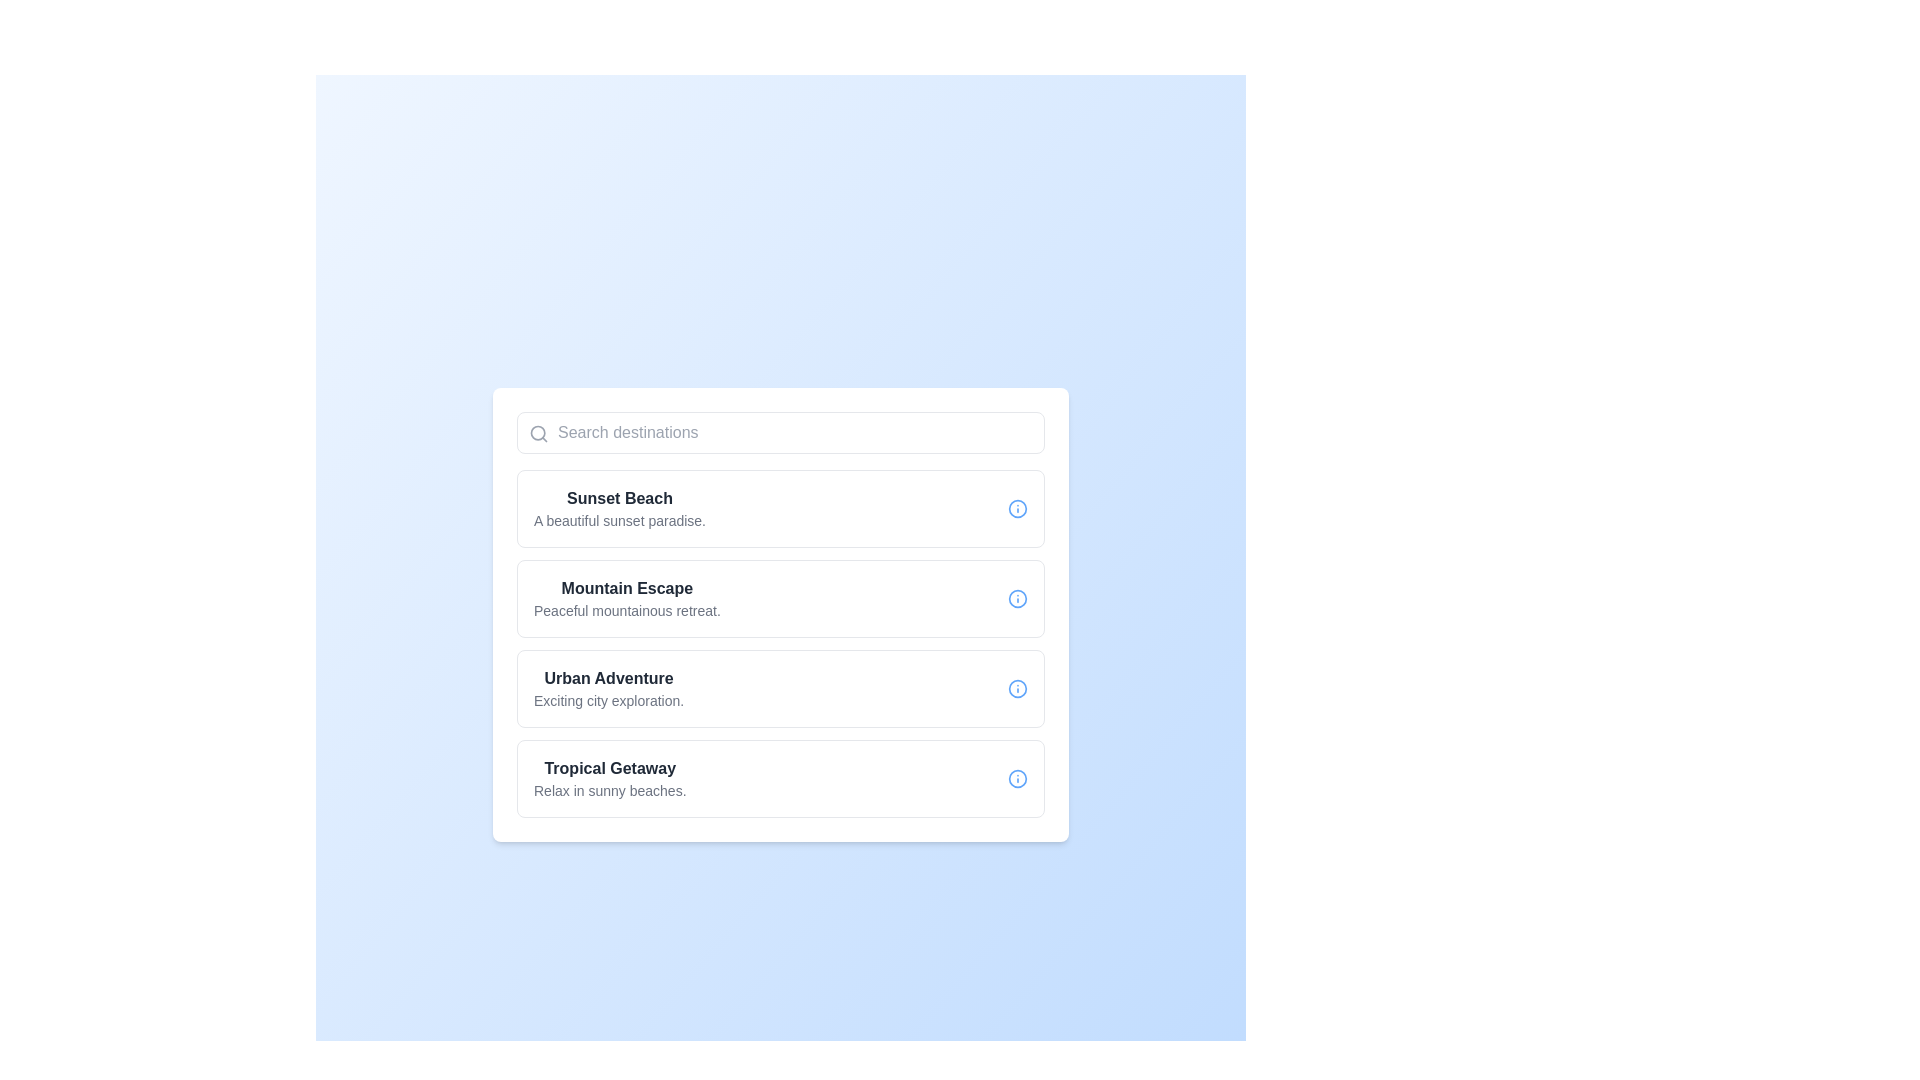 This screenshot has width=1920, height=1080. I want to click on the circular SVG icon with a blue border located next to the 'Tropical Getaway' text in the fourth list item, so click(1017, 778).